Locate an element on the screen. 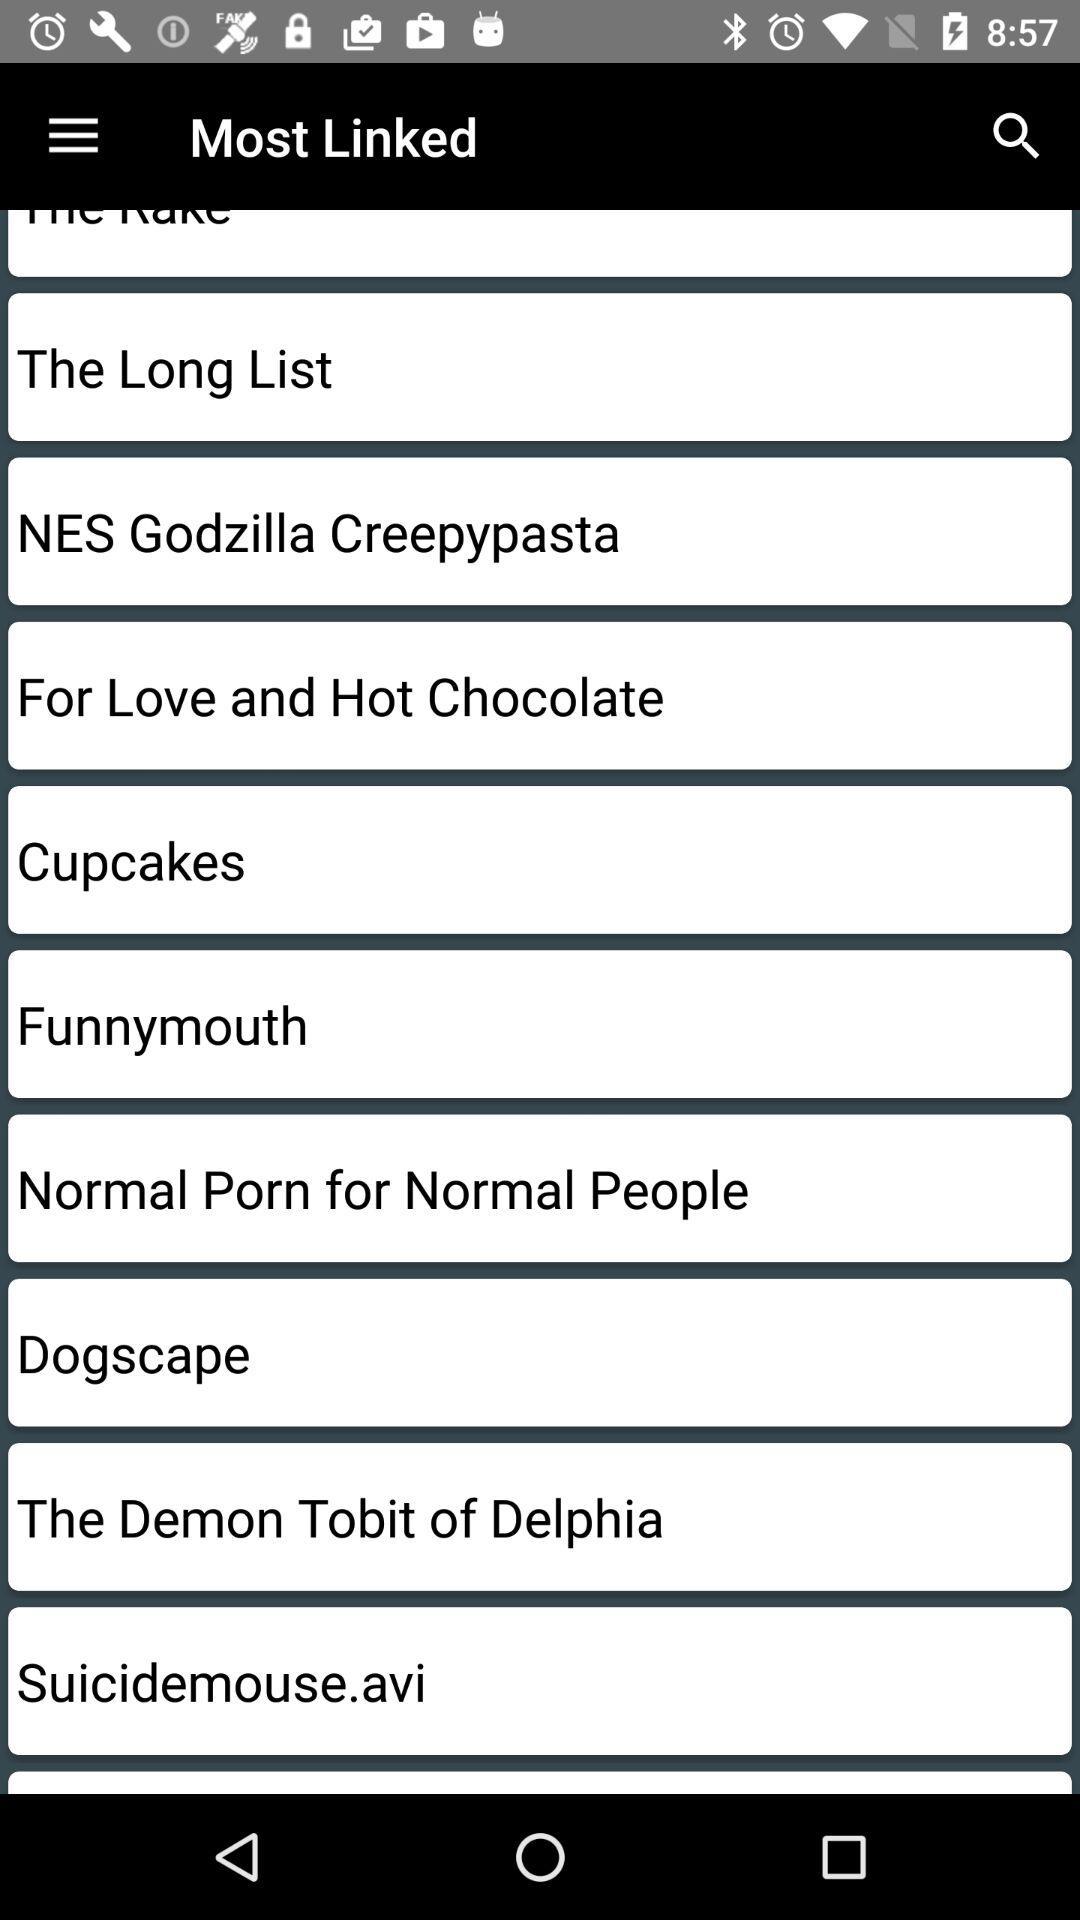 The height and width of the screenshot is (1920, 1080). the item above the the rake icon is located at coordinates (72, 135).